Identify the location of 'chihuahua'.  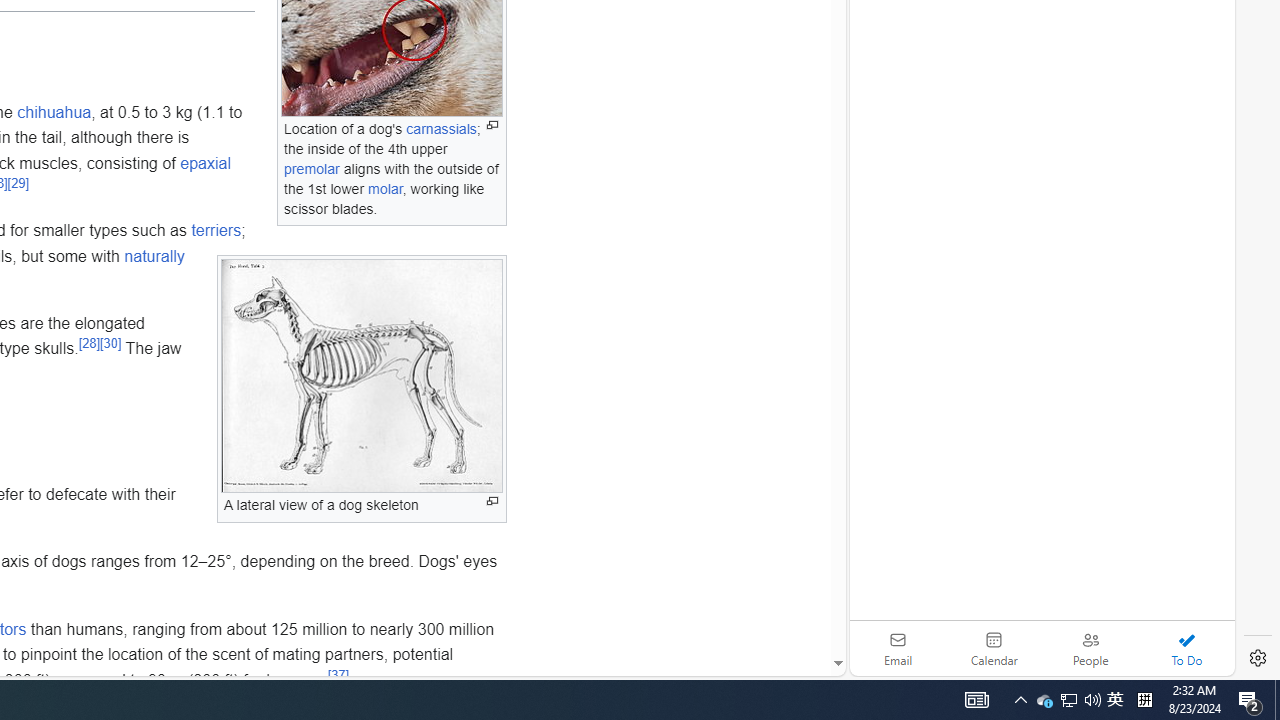
(54, 111).